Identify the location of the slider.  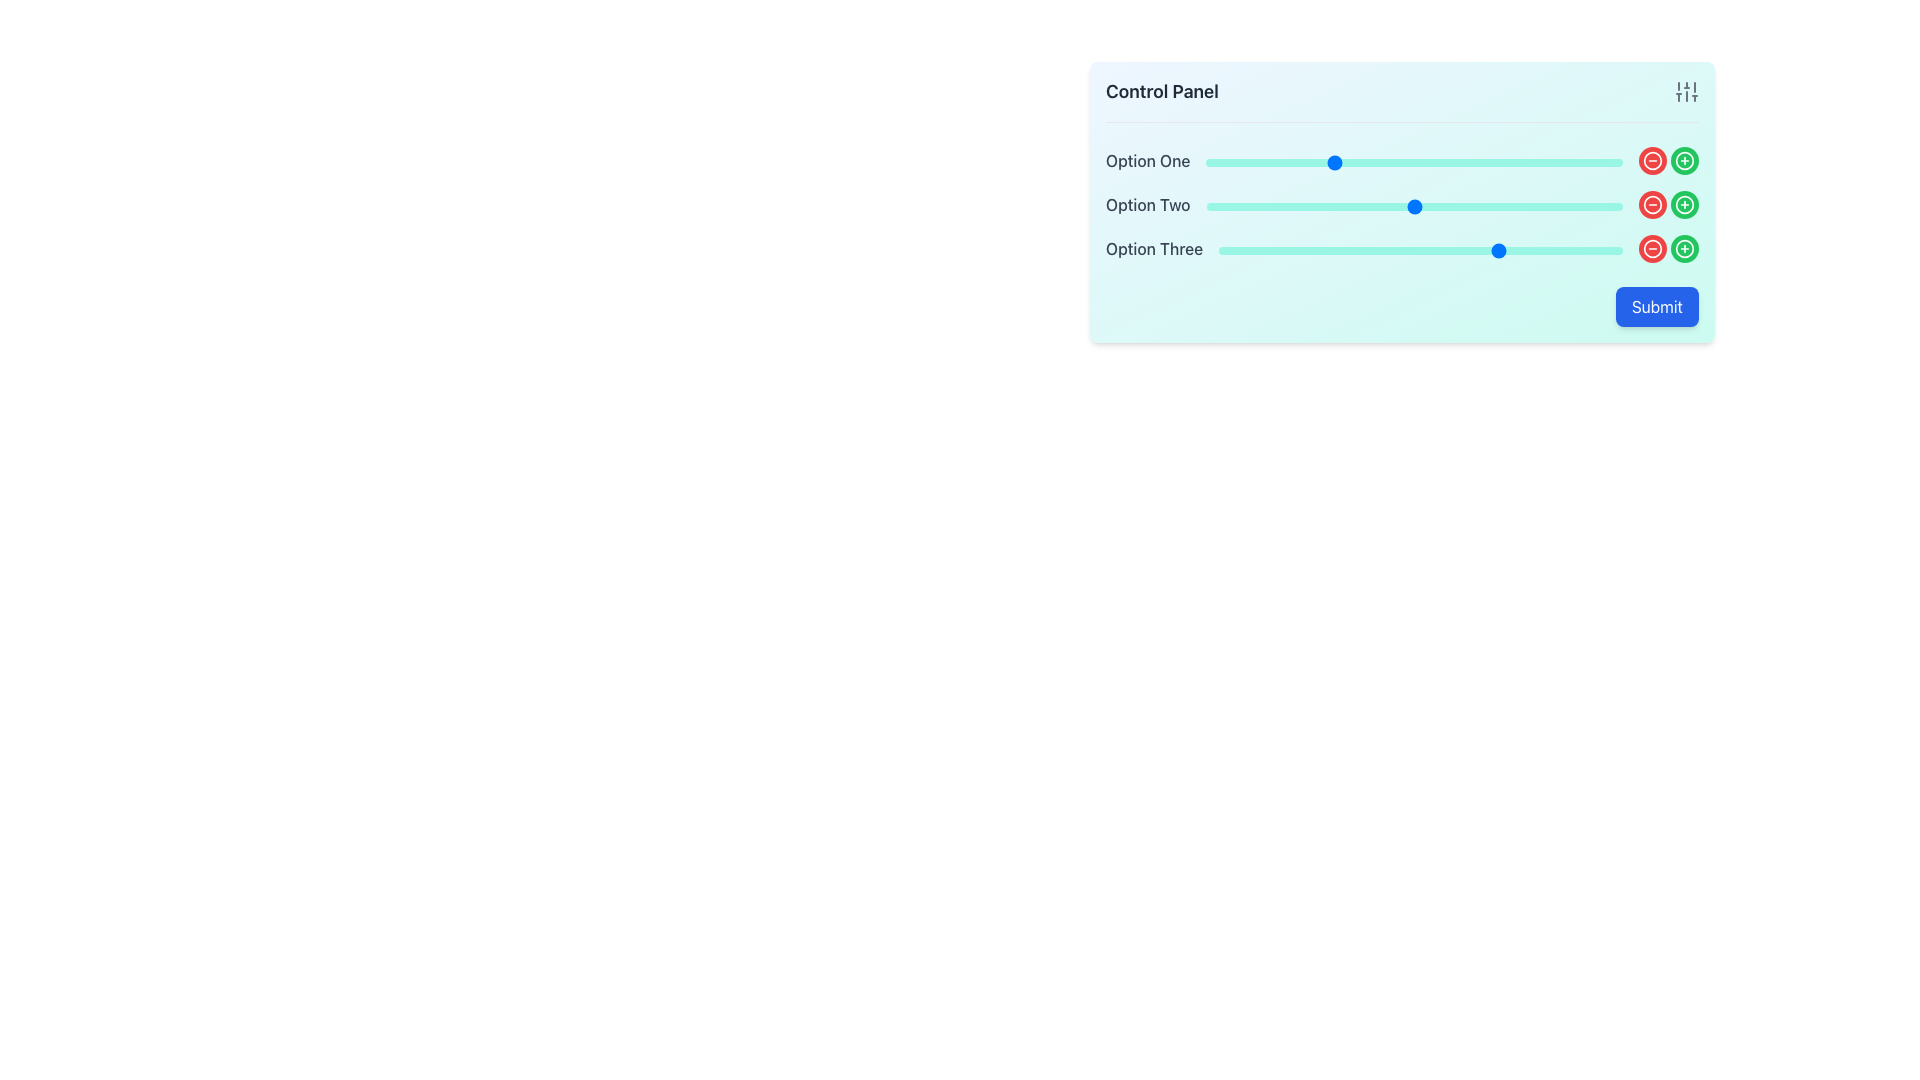
(1614, 161).